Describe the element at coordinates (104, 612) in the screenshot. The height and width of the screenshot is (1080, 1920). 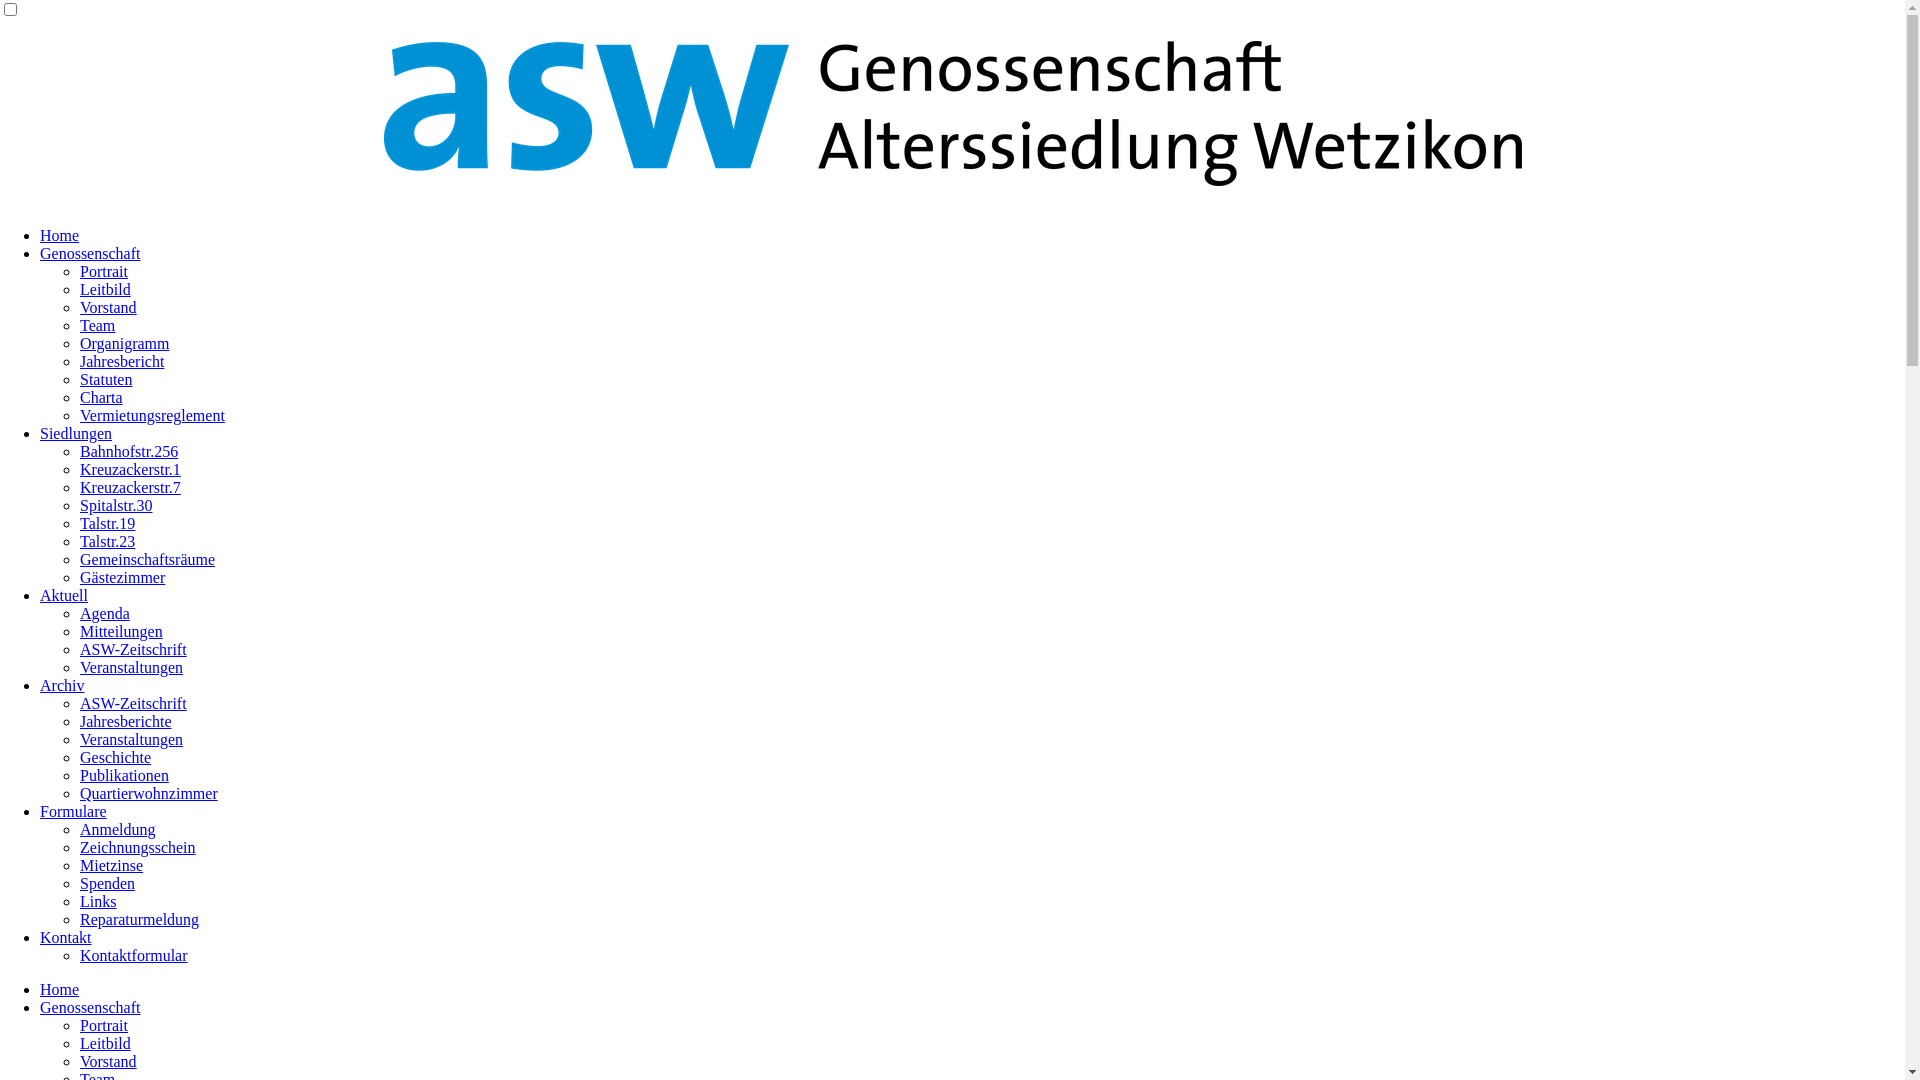
I see `'Agenda'` at that location.